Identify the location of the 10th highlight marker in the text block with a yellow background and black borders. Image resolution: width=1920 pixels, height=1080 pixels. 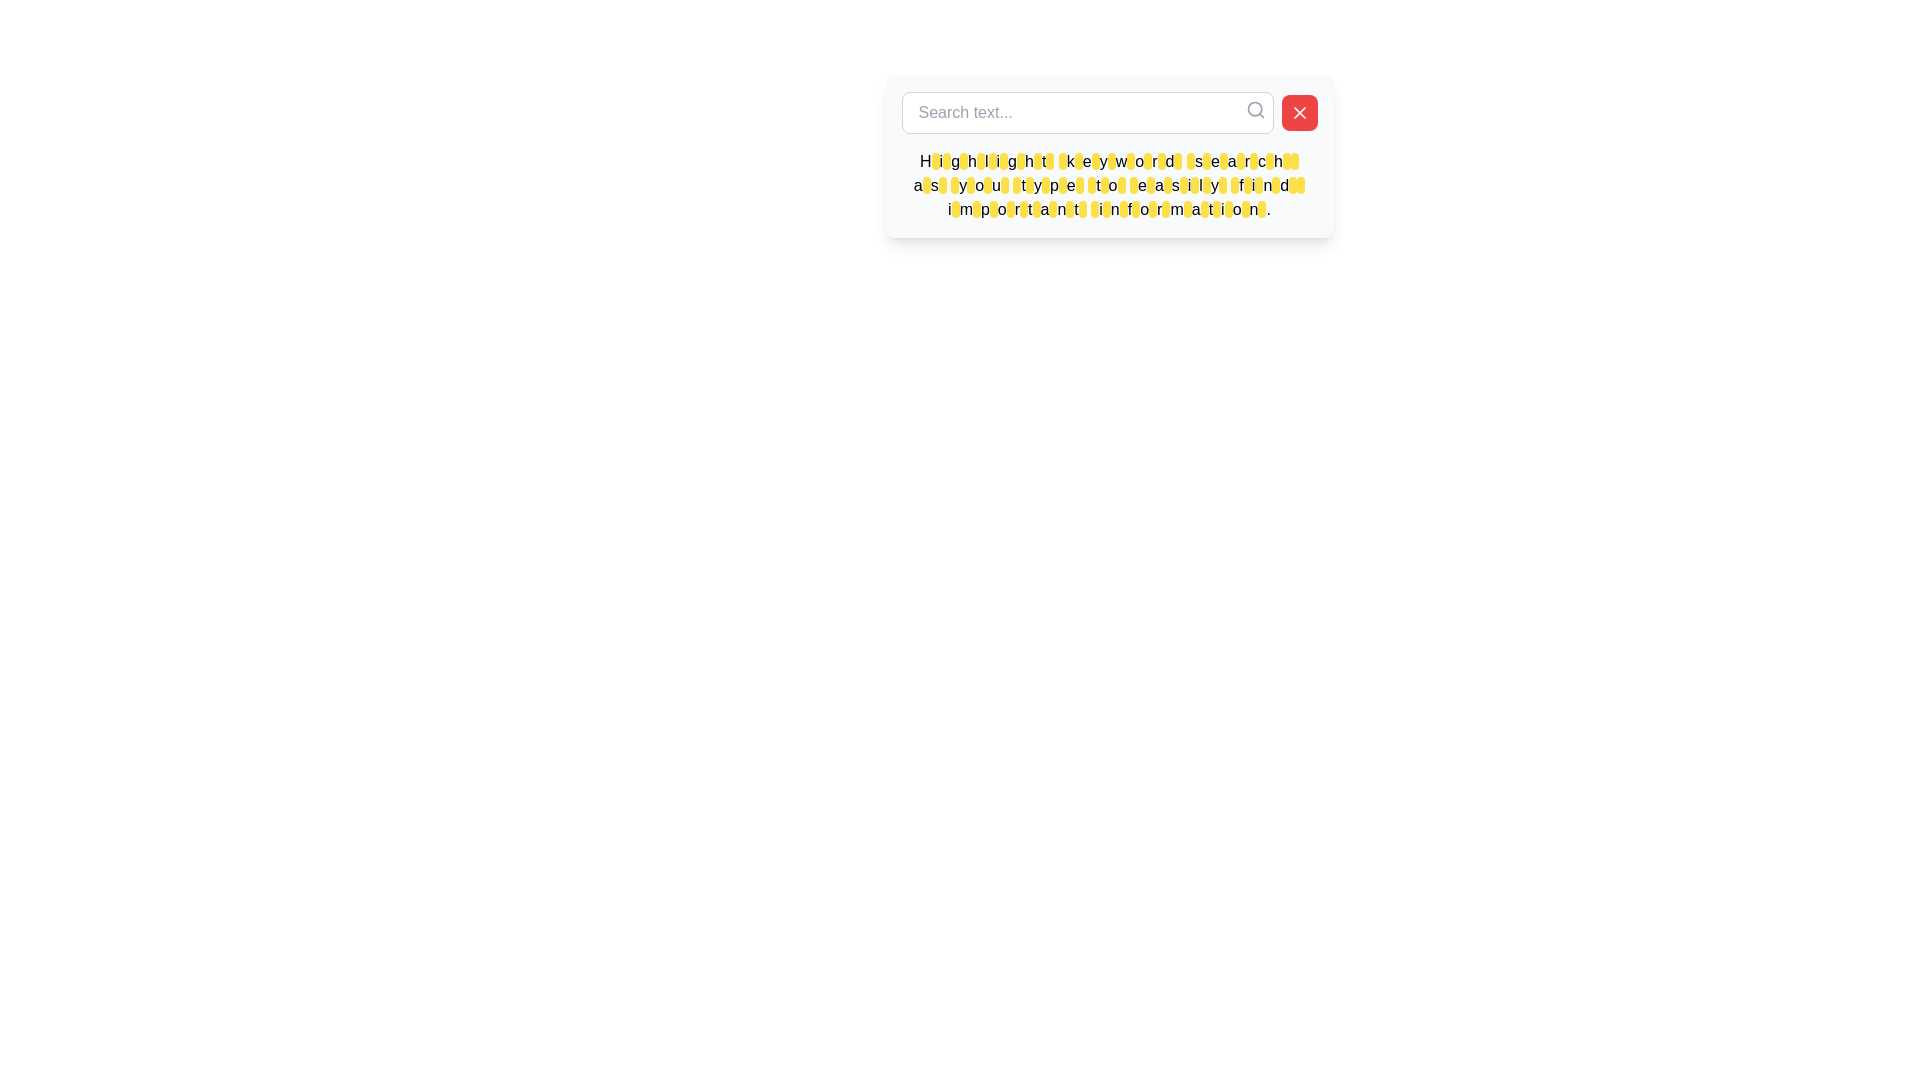
(1061, 160).